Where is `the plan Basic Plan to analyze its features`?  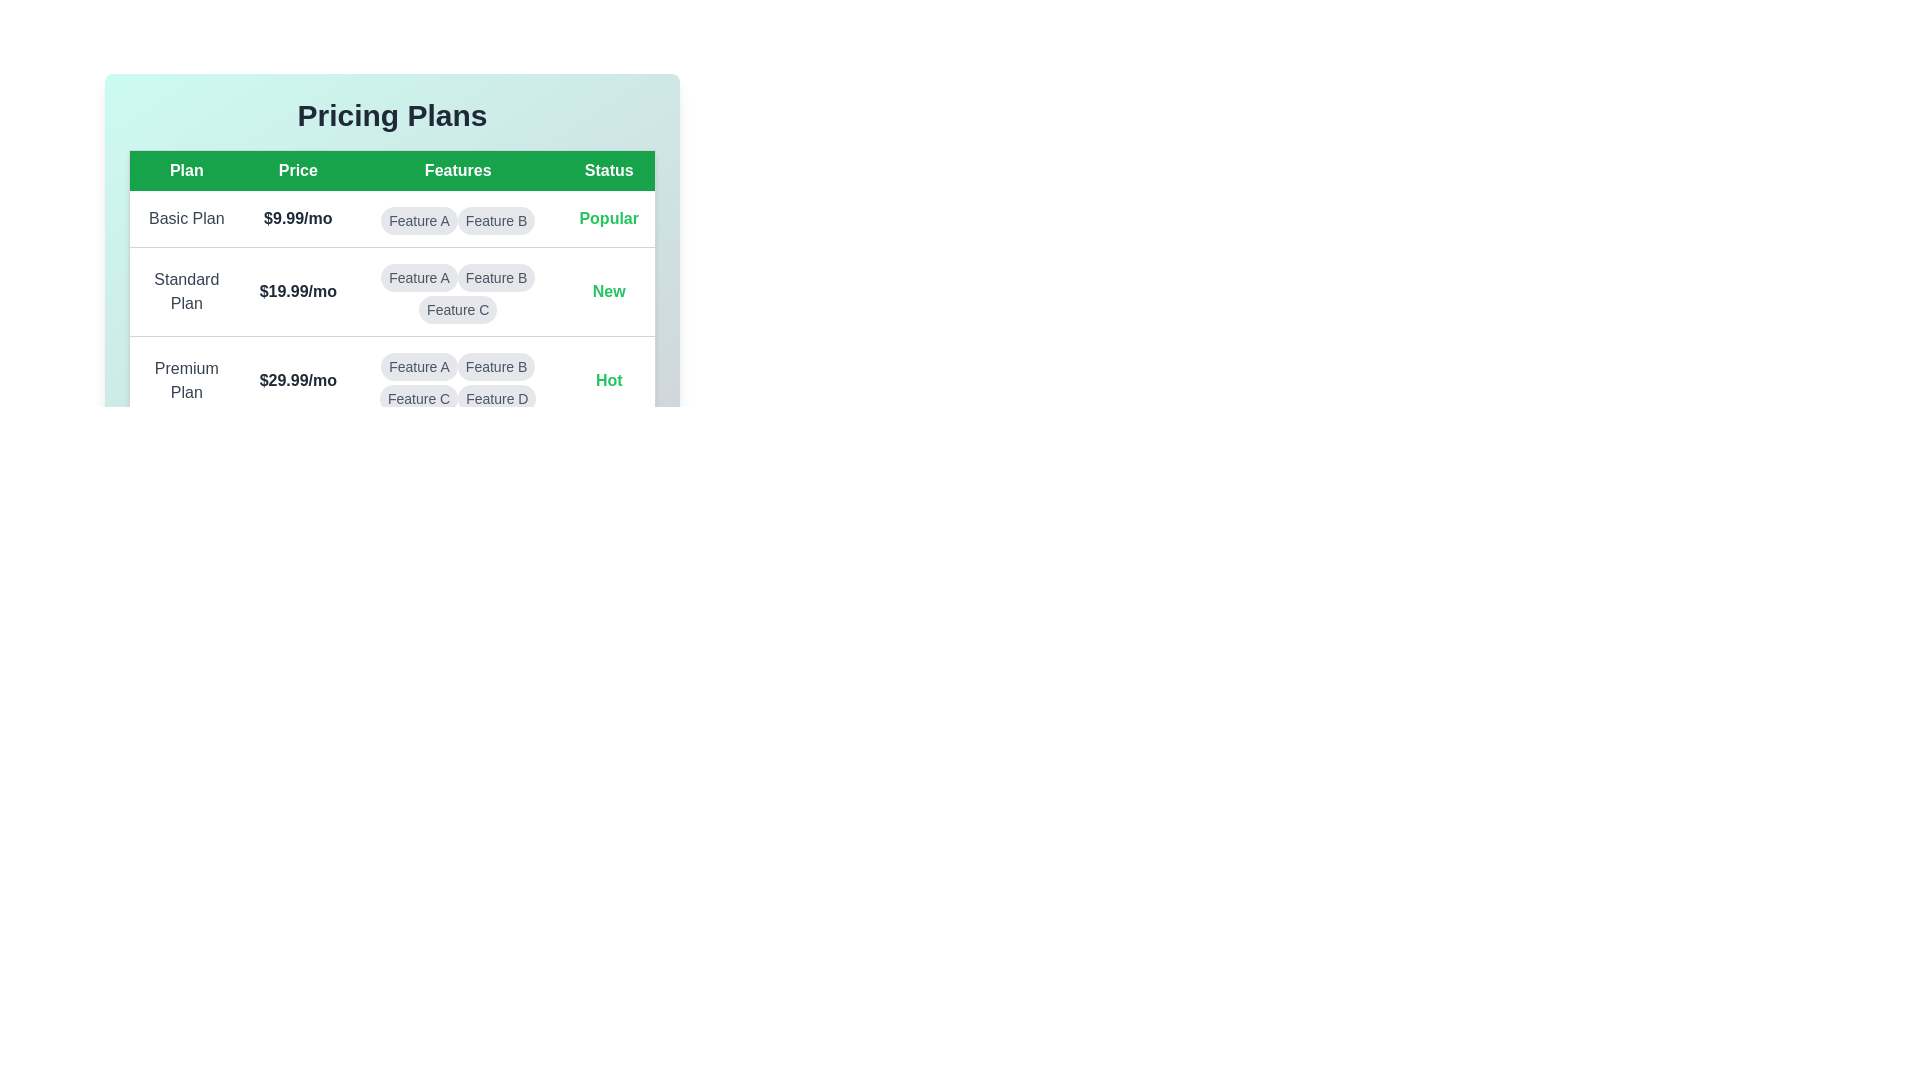 the plan Basic Plan to analyze its features is located at coordinates (186, 219).